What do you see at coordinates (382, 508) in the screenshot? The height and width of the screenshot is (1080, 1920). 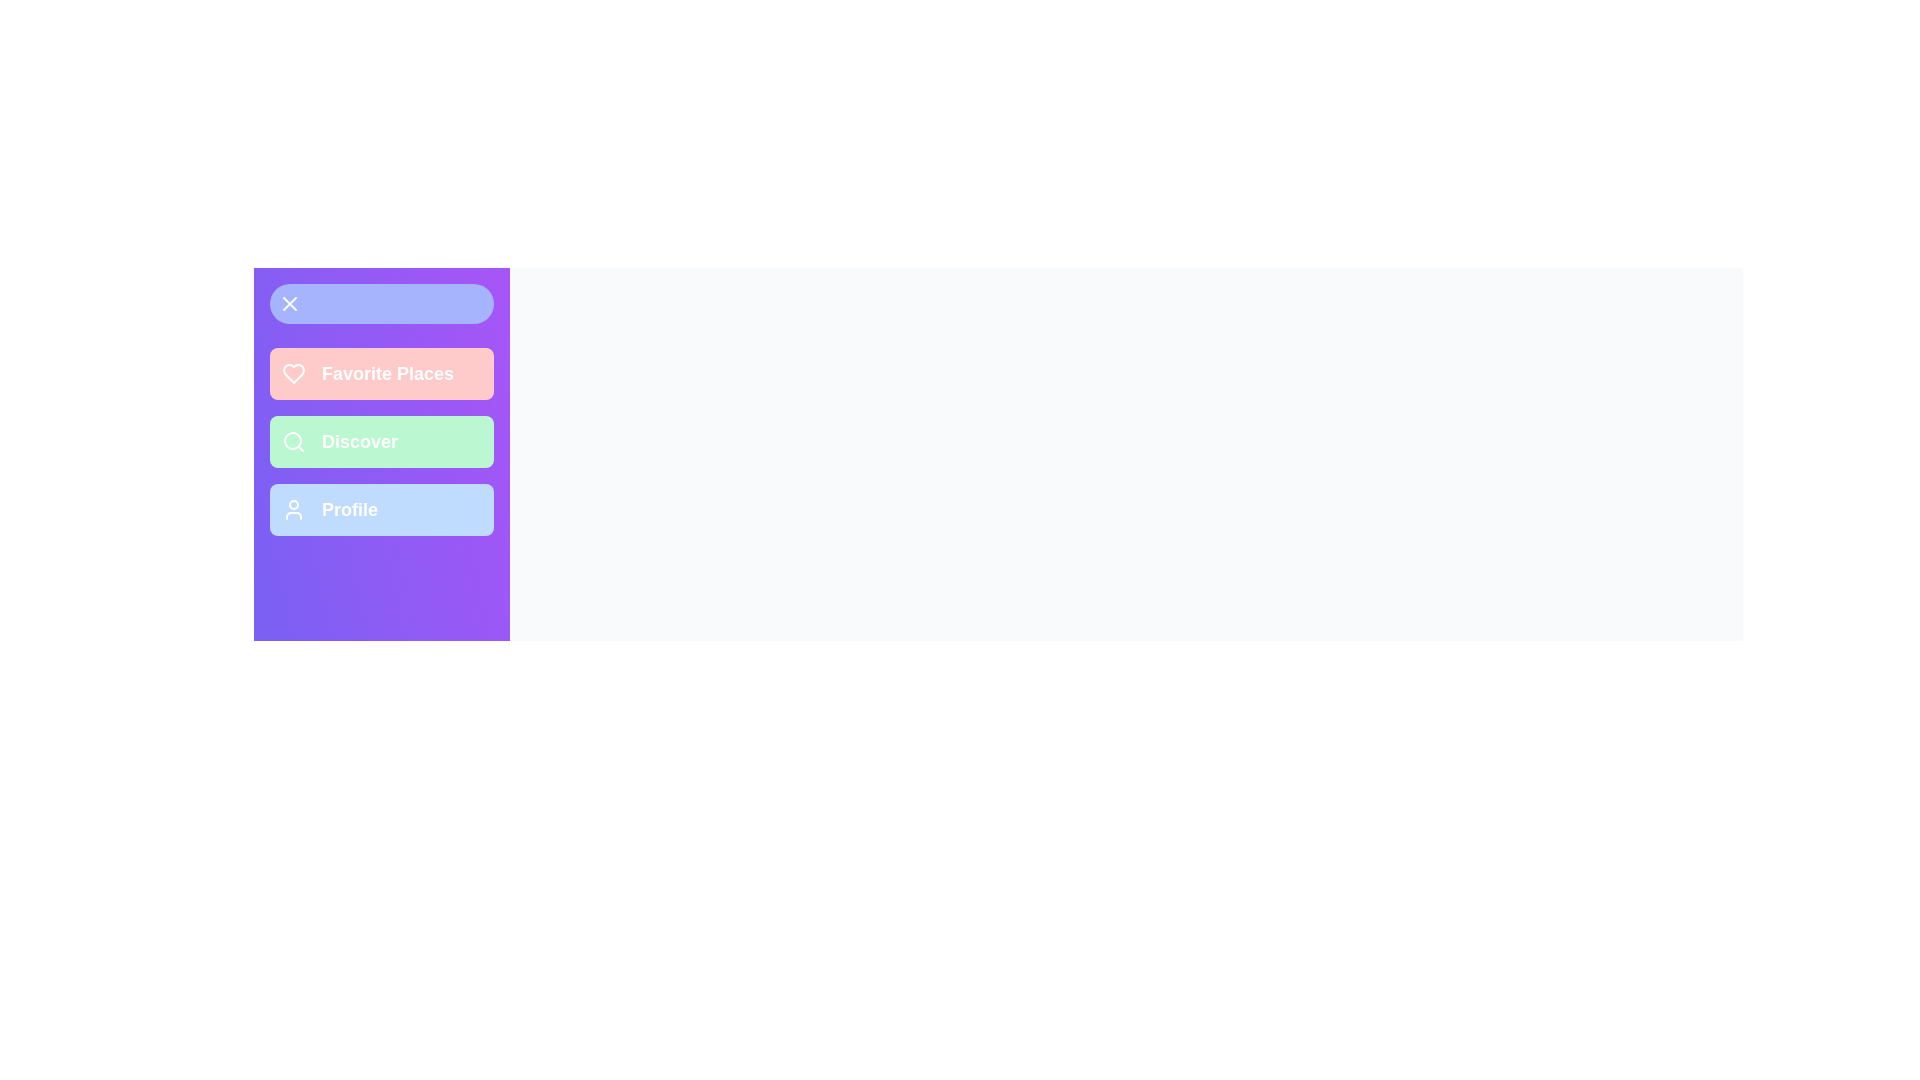 I see `the 'Profile' menu item` at bounding box center [382, 508].